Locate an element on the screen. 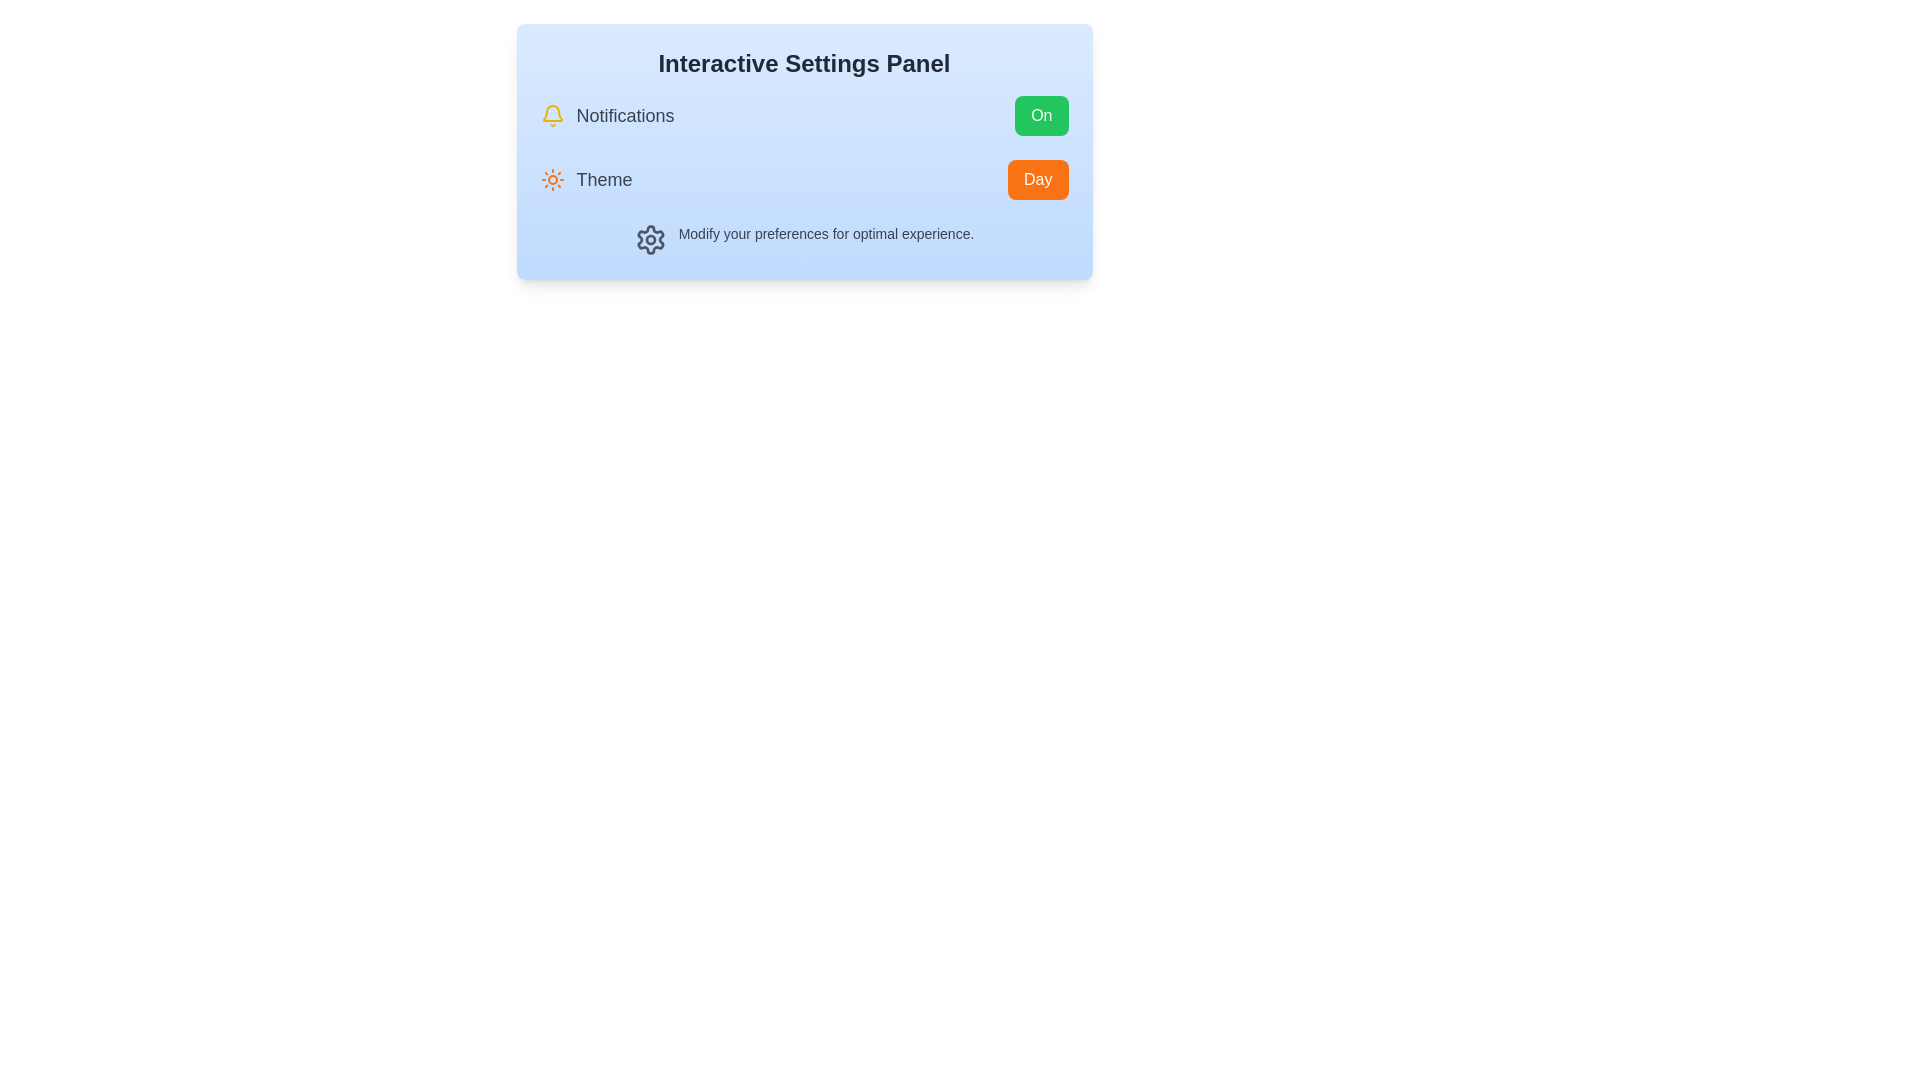 The image size is (1920, 1080). the label indicating the theme-switching functionality, which is located to the right of the sun icon in the settings panel is located at coordinates (603, 180).